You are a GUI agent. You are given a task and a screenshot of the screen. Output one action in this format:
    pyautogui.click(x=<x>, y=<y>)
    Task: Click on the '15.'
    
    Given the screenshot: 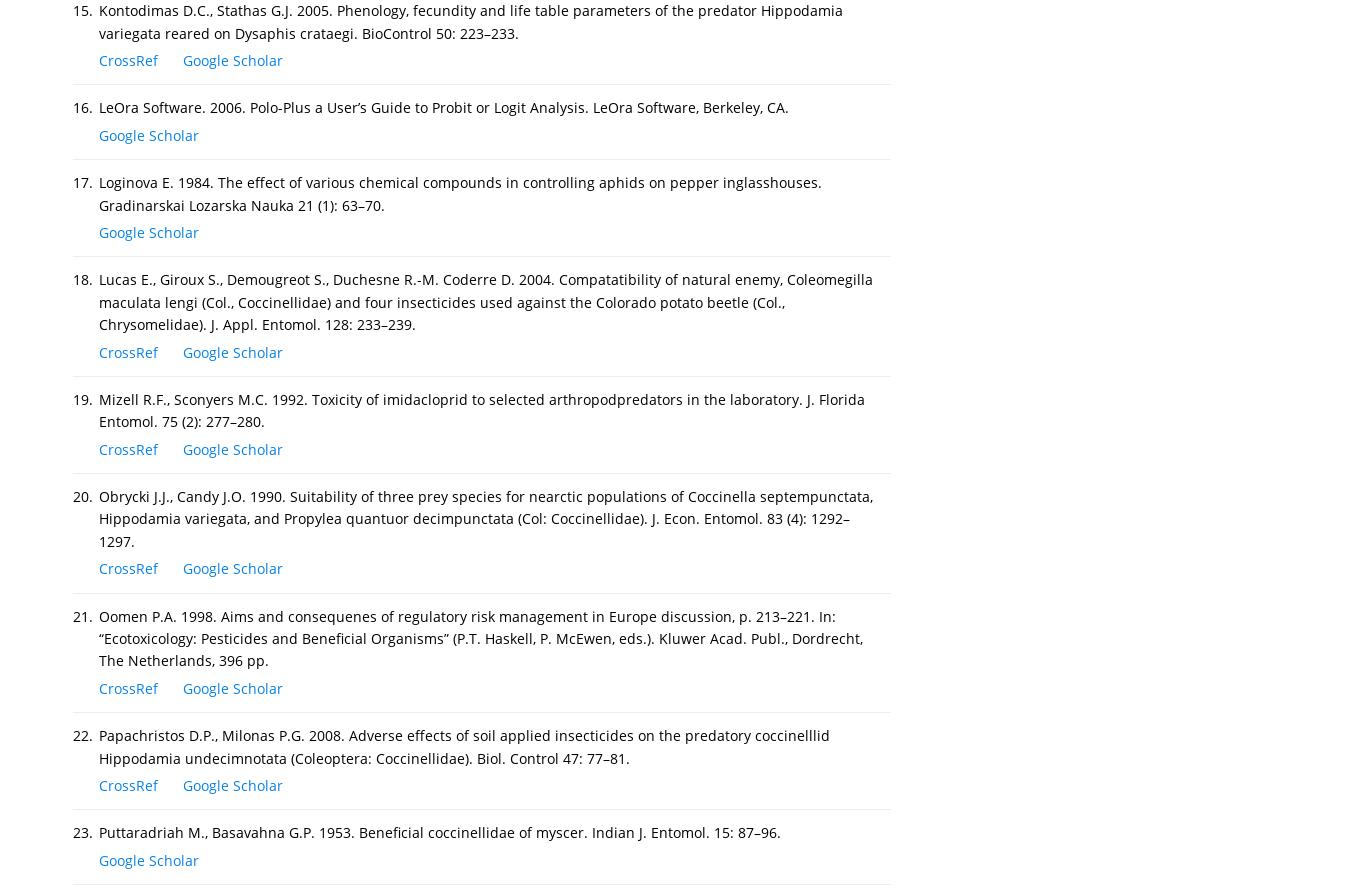 What is the action you would take?
    pyautogui.click(x=83, y=10)
    